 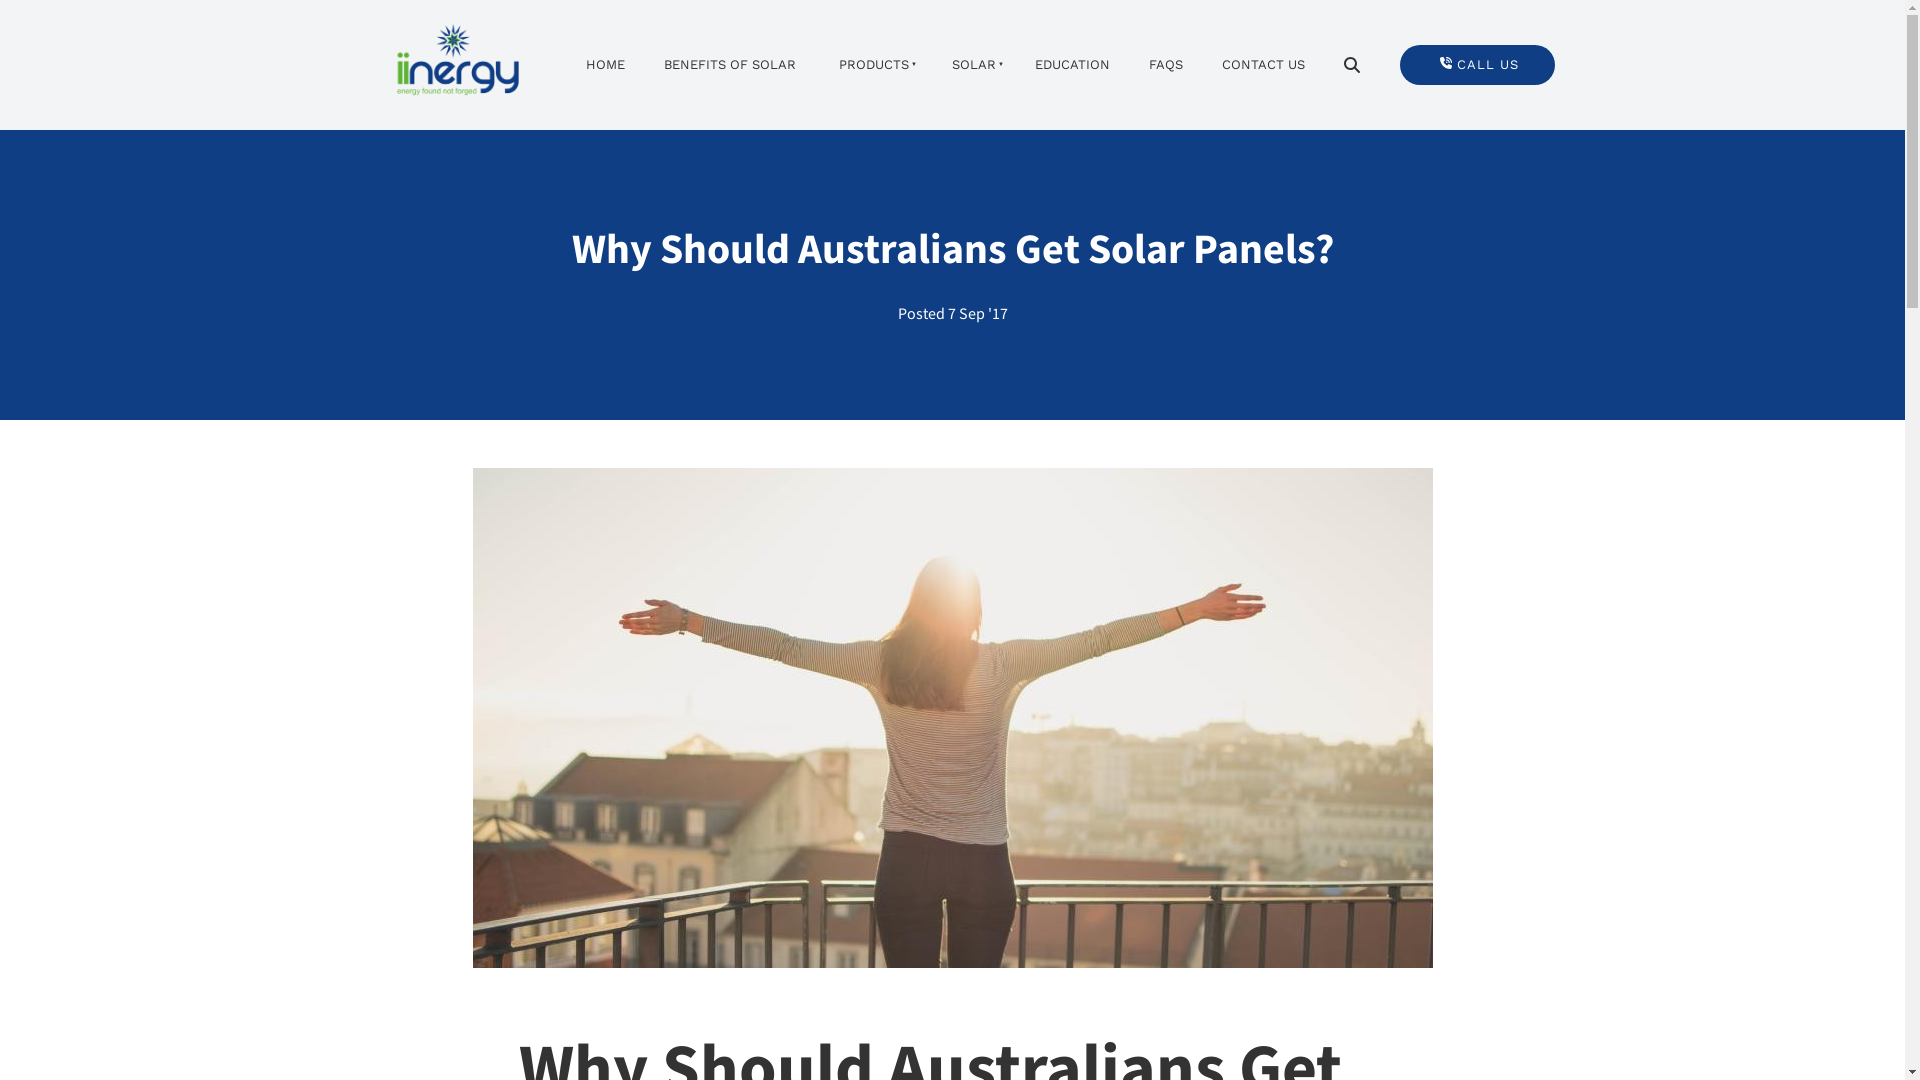 I want to click on 'HOME', so click(x=604, y=64).